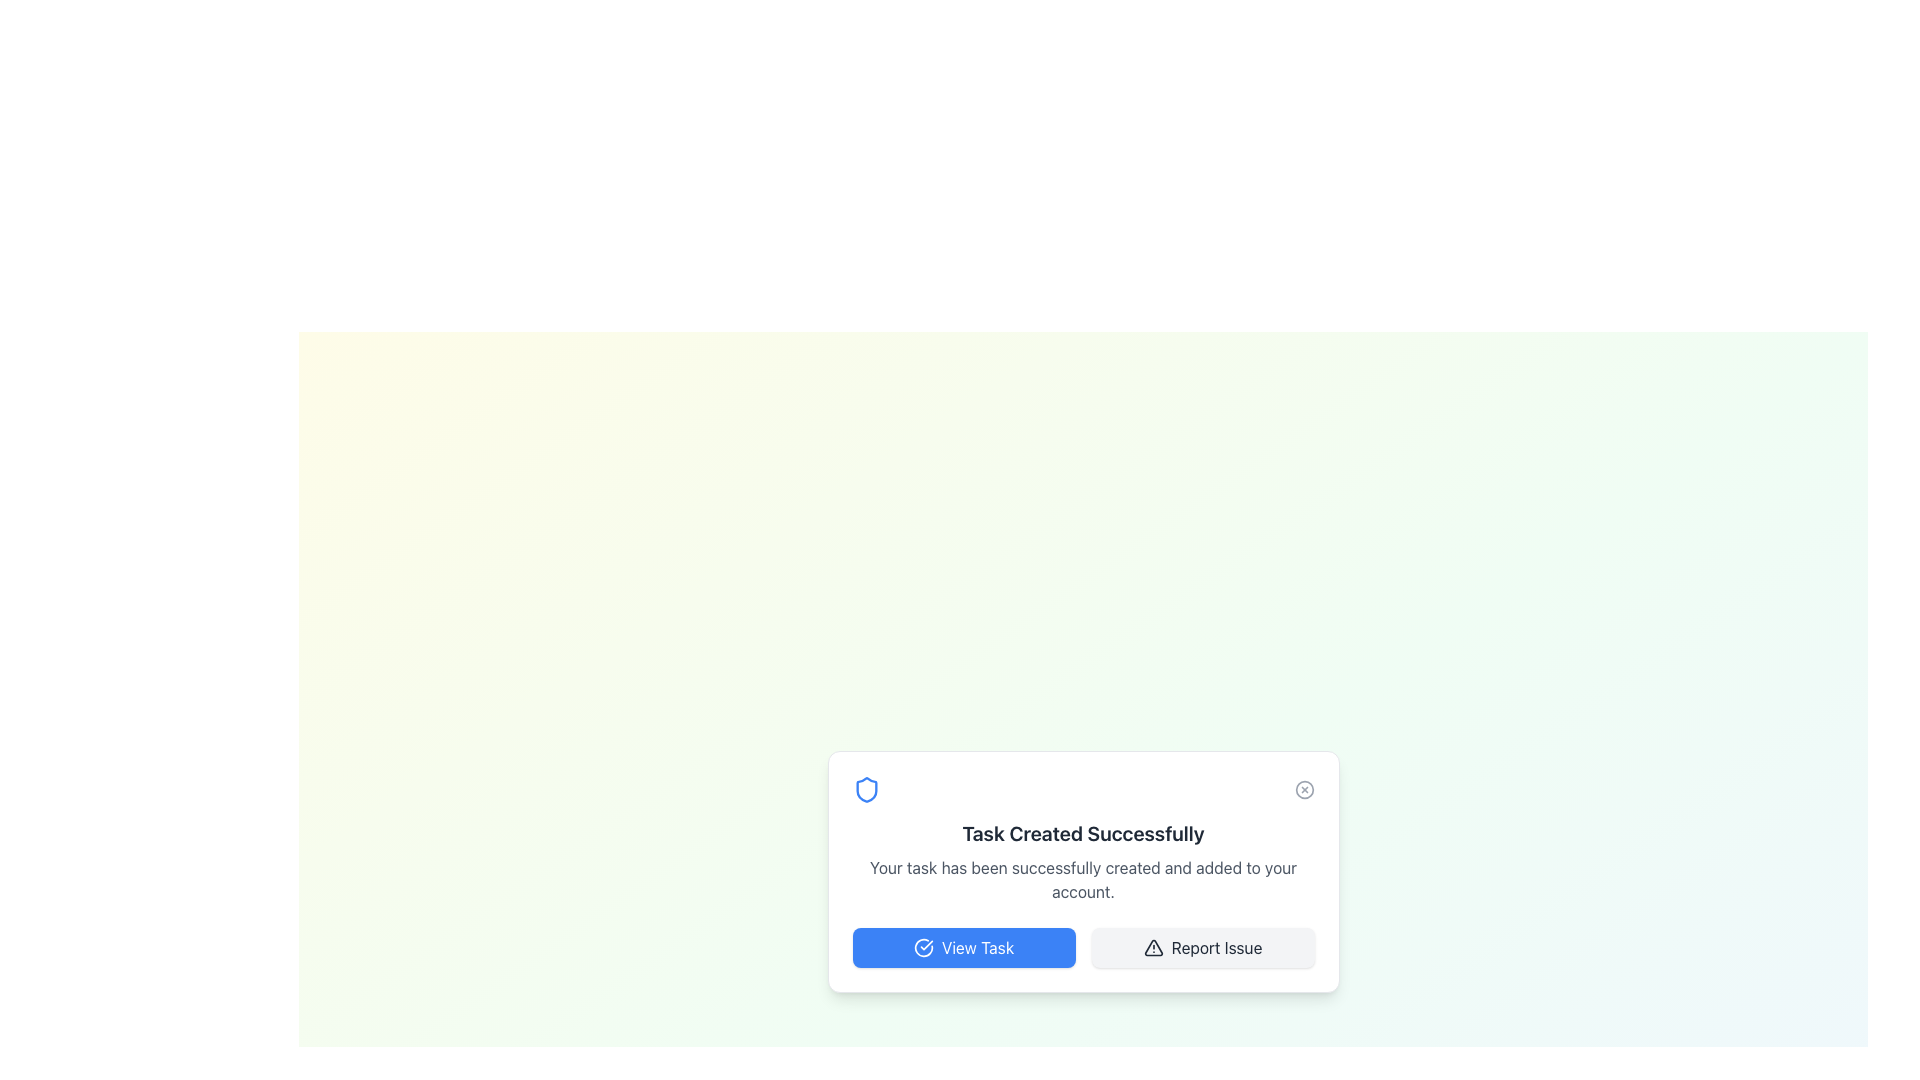 Image resolution: width=1920 pixels, height=1080 pixels. I want to click on the circular button with a cross icon located at the top-right corner of the card containing the message 'Task Created Successfully', so click(1304, 789).